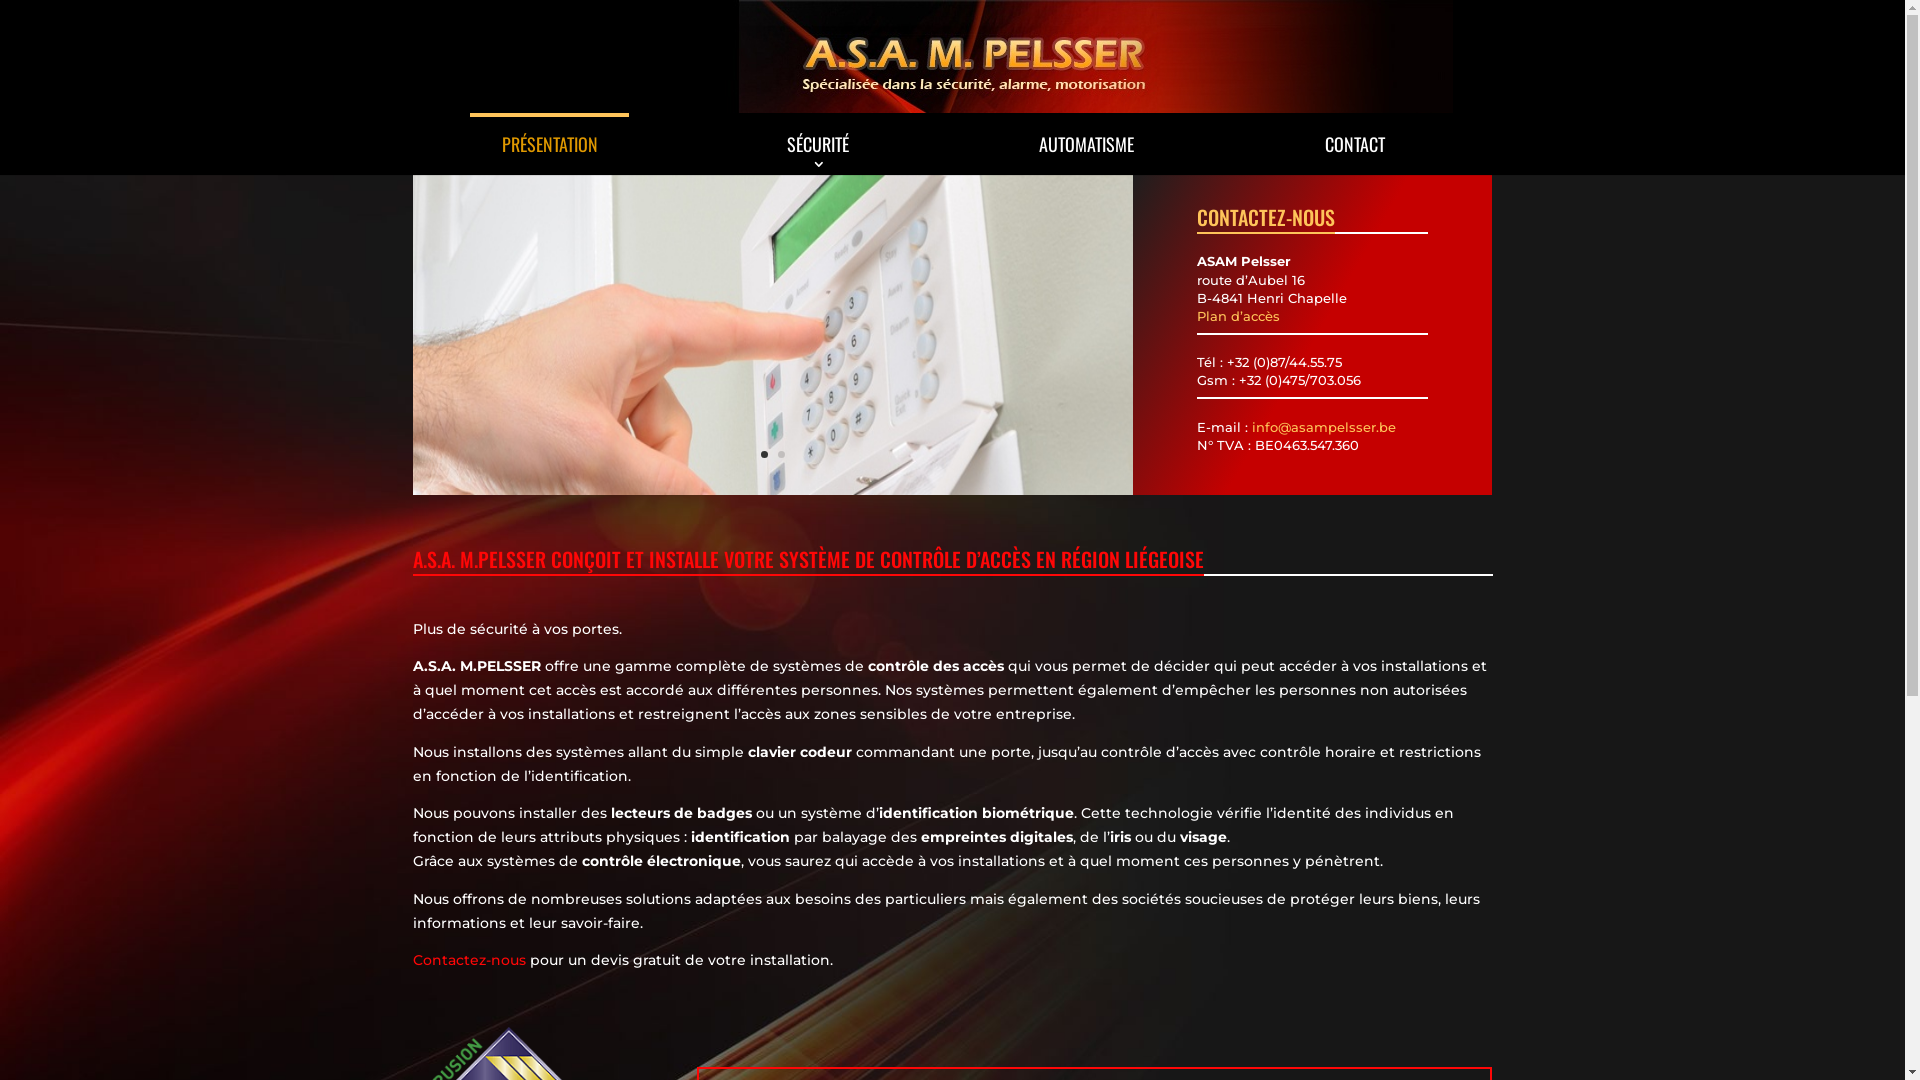  I want to click on 'CONTACT', so click(1355, 142).